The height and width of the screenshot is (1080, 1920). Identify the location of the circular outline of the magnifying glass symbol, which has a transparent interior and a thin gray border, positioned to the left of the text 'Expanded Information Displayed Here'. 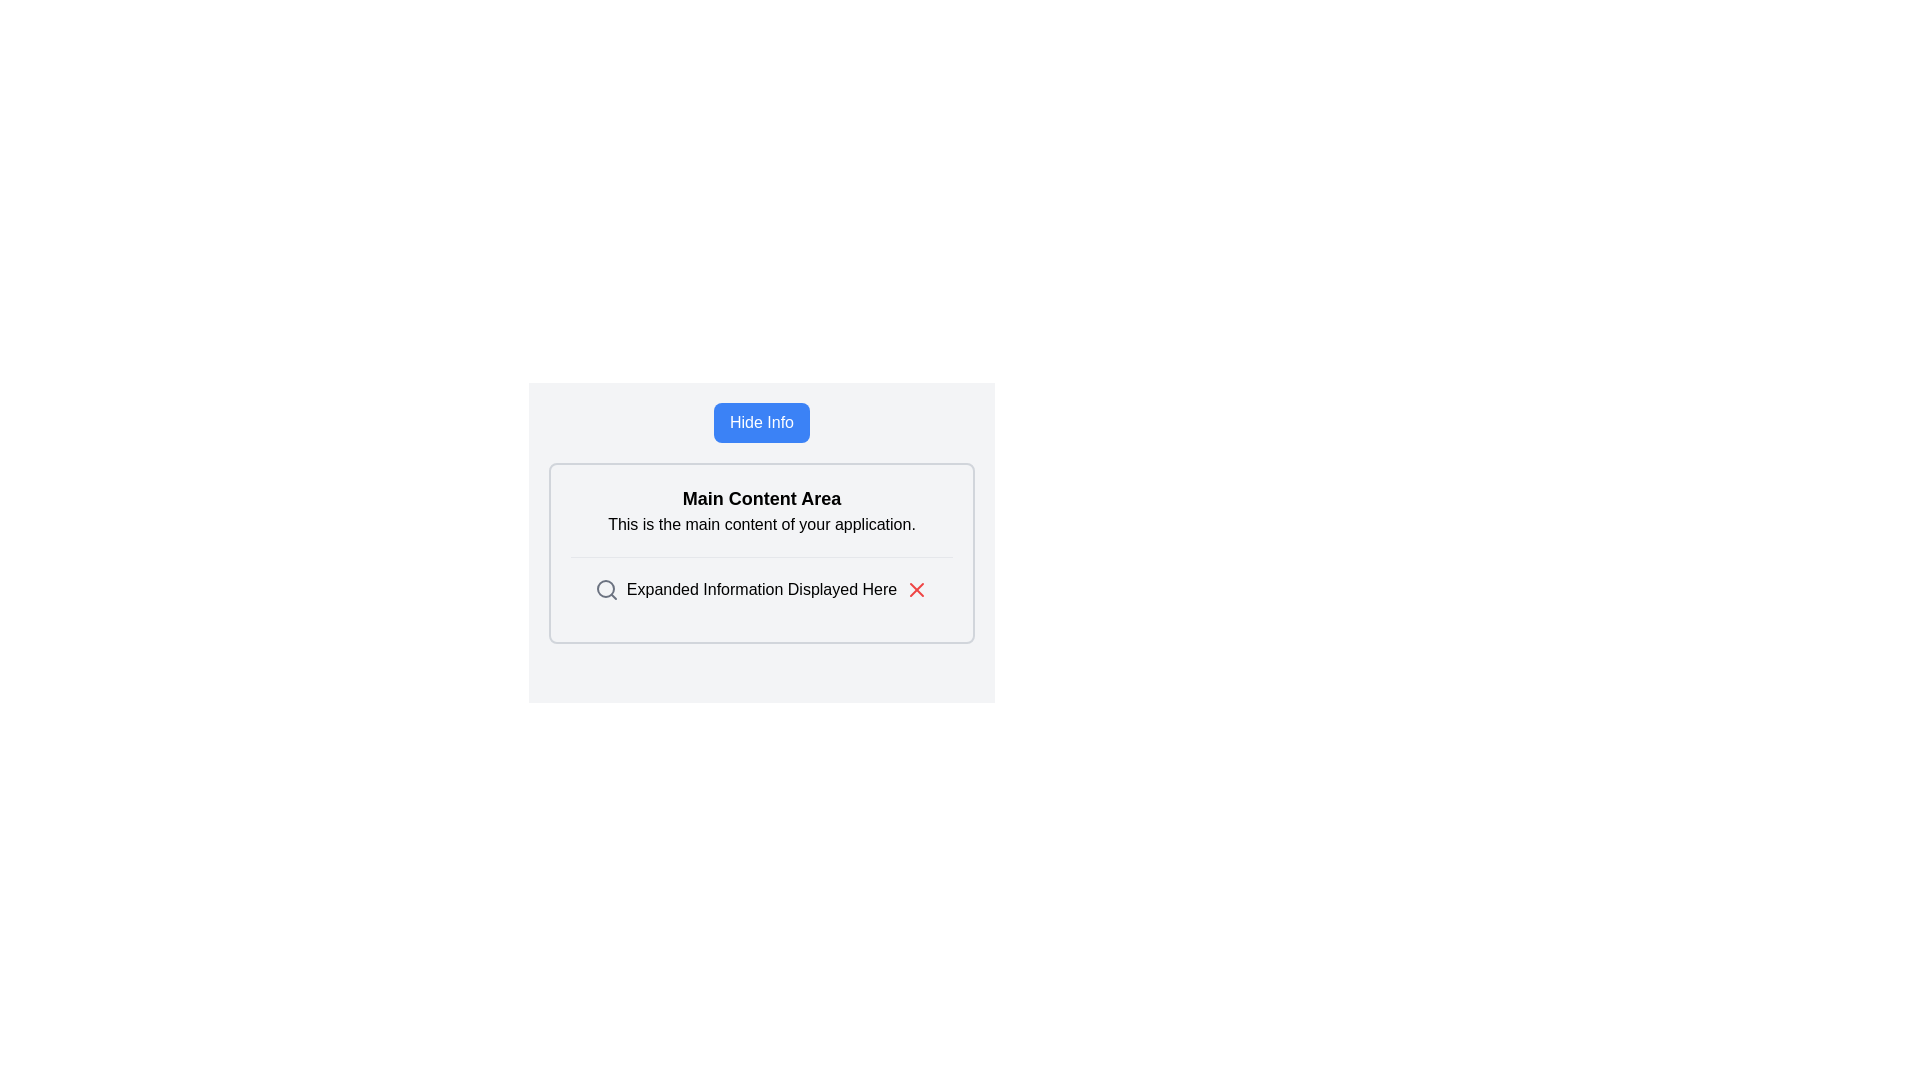
(604, 588).